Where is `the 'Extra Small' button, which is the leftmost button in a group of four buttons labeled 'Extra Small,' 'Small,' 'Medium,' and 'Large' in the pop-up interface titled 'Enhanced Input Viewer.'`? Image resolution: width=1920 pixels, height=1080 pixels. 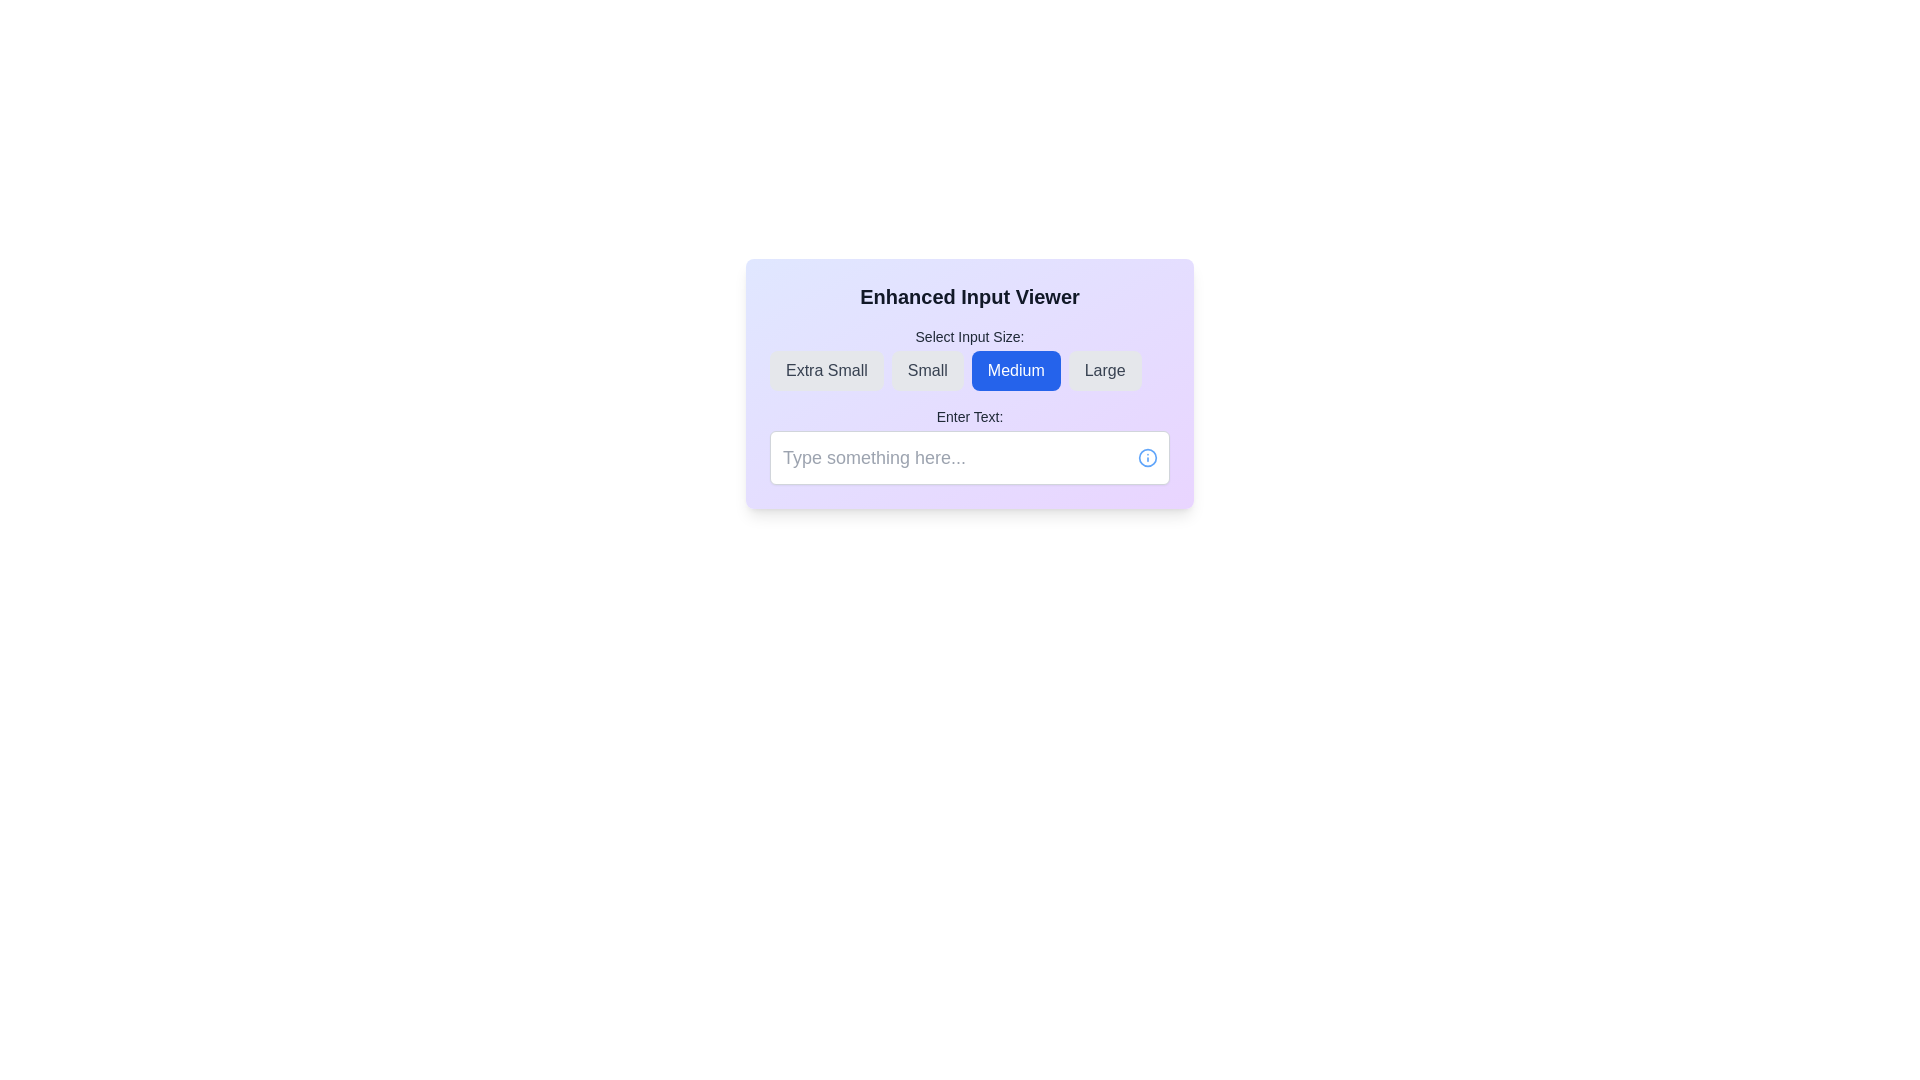
the 'Extra Small' button, which is the leftmost button in a group of four buttons labeled 'Extra Small,' 'Small,' 'Medium,' and 'Large' in the pop-up interface titled 'Enhanced Input Viewer.' is located at coordinates (826, 370).